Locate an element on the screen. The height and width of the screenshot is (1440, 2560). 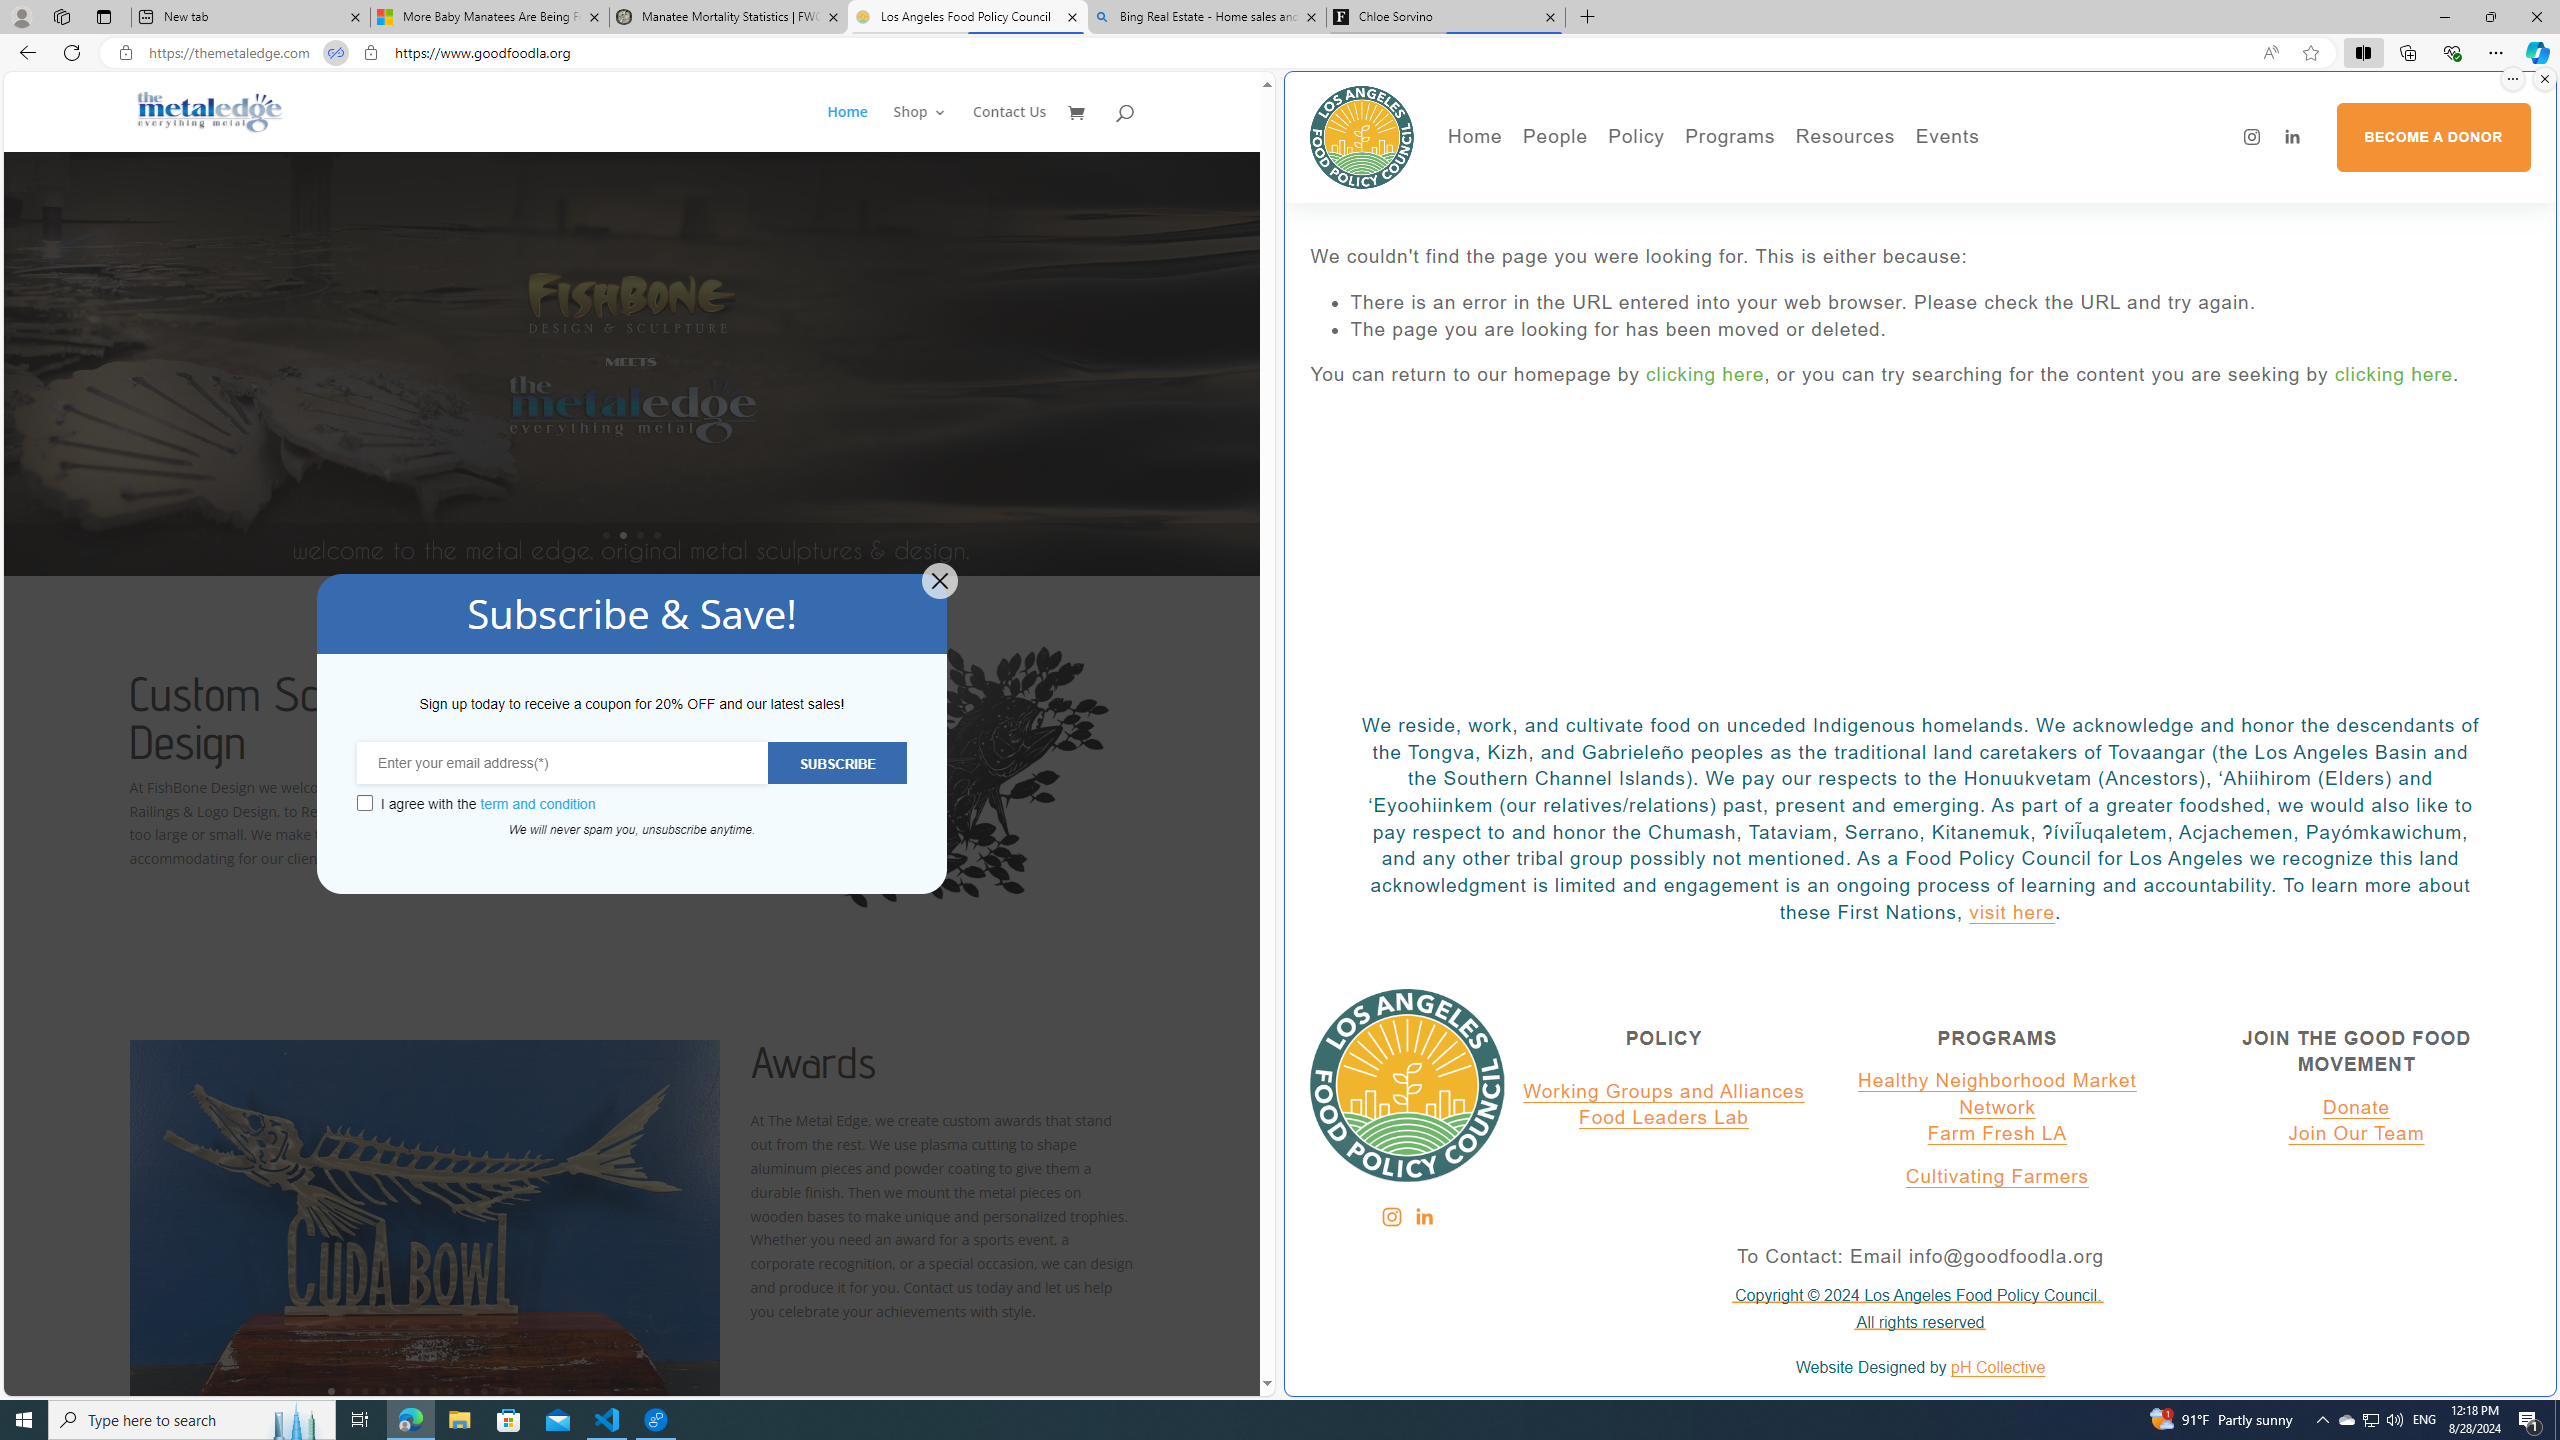
'Working Groups and Alliances' is located at coordinates (1663, 1091).